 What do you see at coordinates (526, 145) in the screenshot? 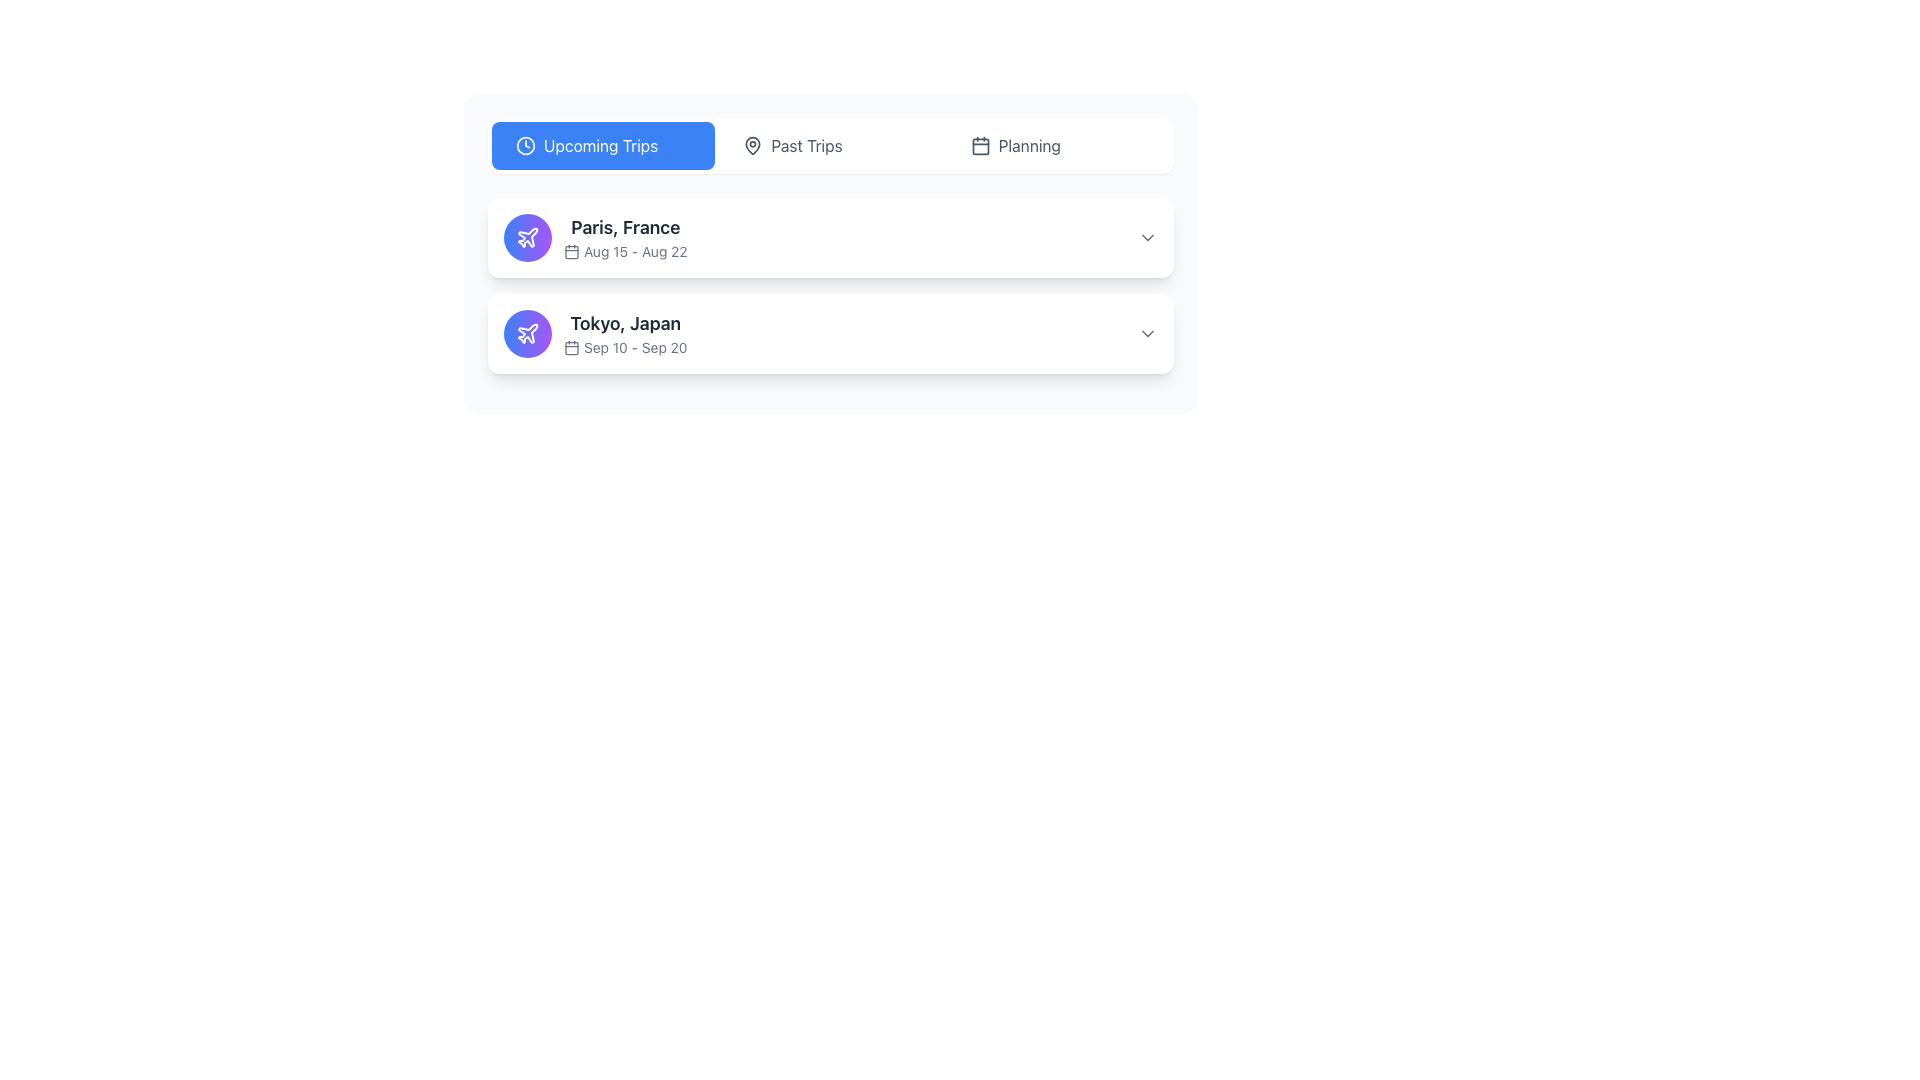
I see `the circular outline of the clock icon within the 'Upcoming Trips' tab, which serves as a decorative visual indicator` at bounding box center [526, 145].